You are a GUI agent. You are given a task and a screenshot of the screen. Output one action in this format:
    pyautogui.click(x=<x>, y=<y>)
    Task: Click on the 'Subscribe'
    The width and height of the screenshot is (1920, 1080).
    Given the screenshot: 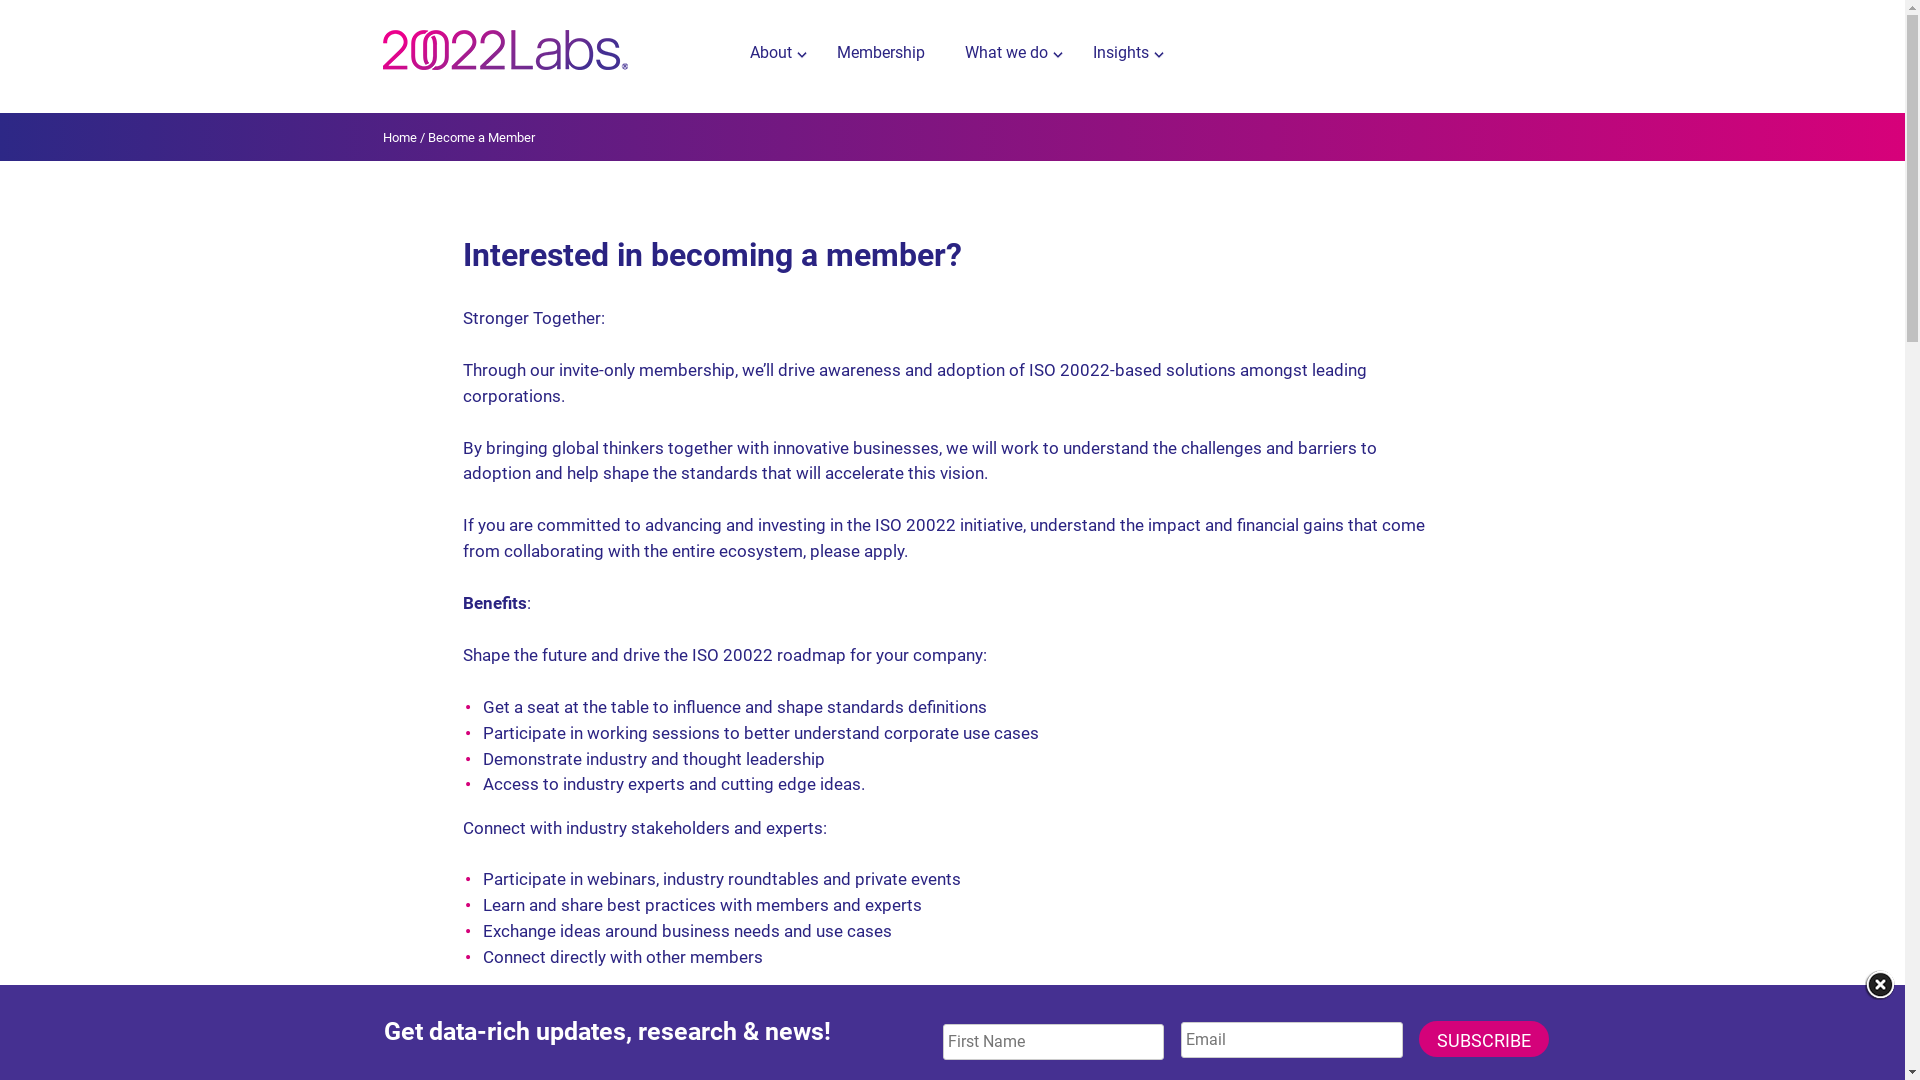 What is the action you would take?
    pyautogui.click(x=1483, y=1037)
    